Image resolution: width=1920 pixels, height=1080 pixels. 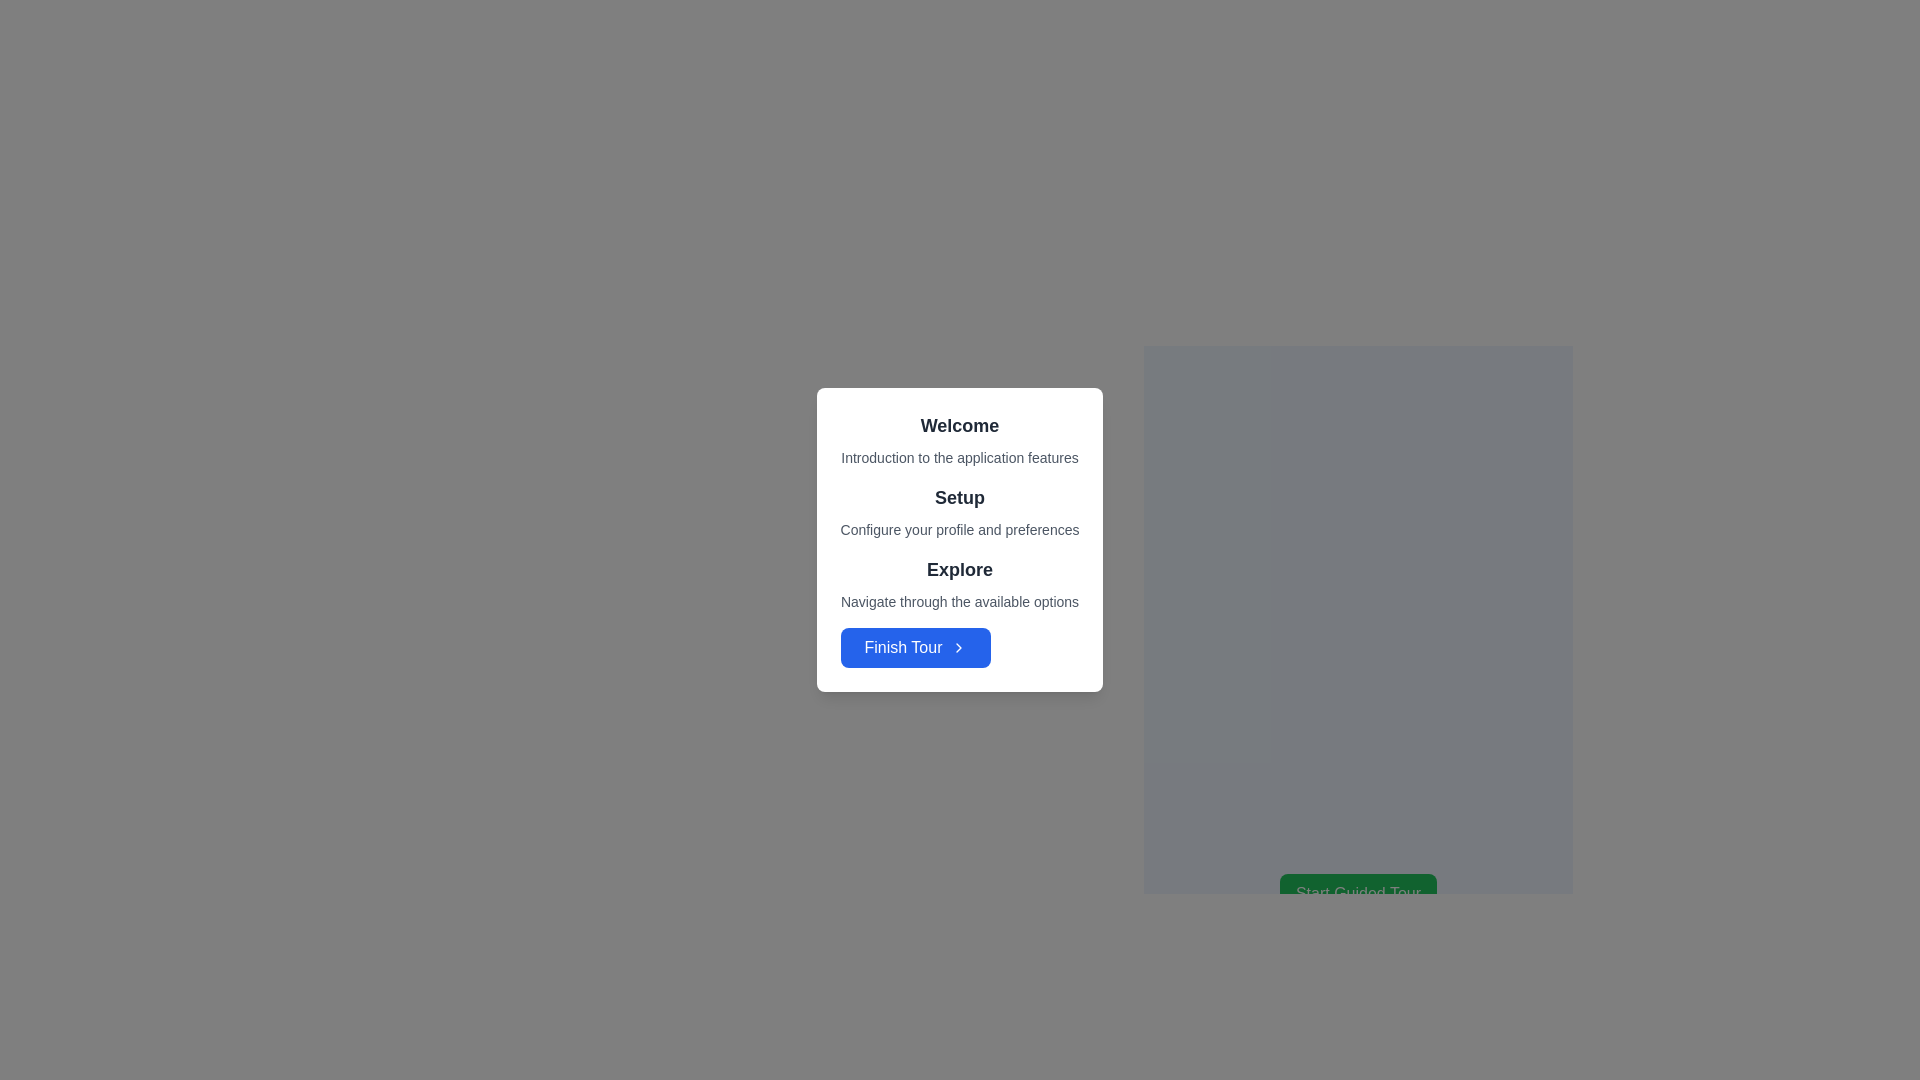 I want to click on the forward navigation icon located on the far-right side of the 'Finish Tour' button at the bottom of the modal, so click(x=957, y=648).